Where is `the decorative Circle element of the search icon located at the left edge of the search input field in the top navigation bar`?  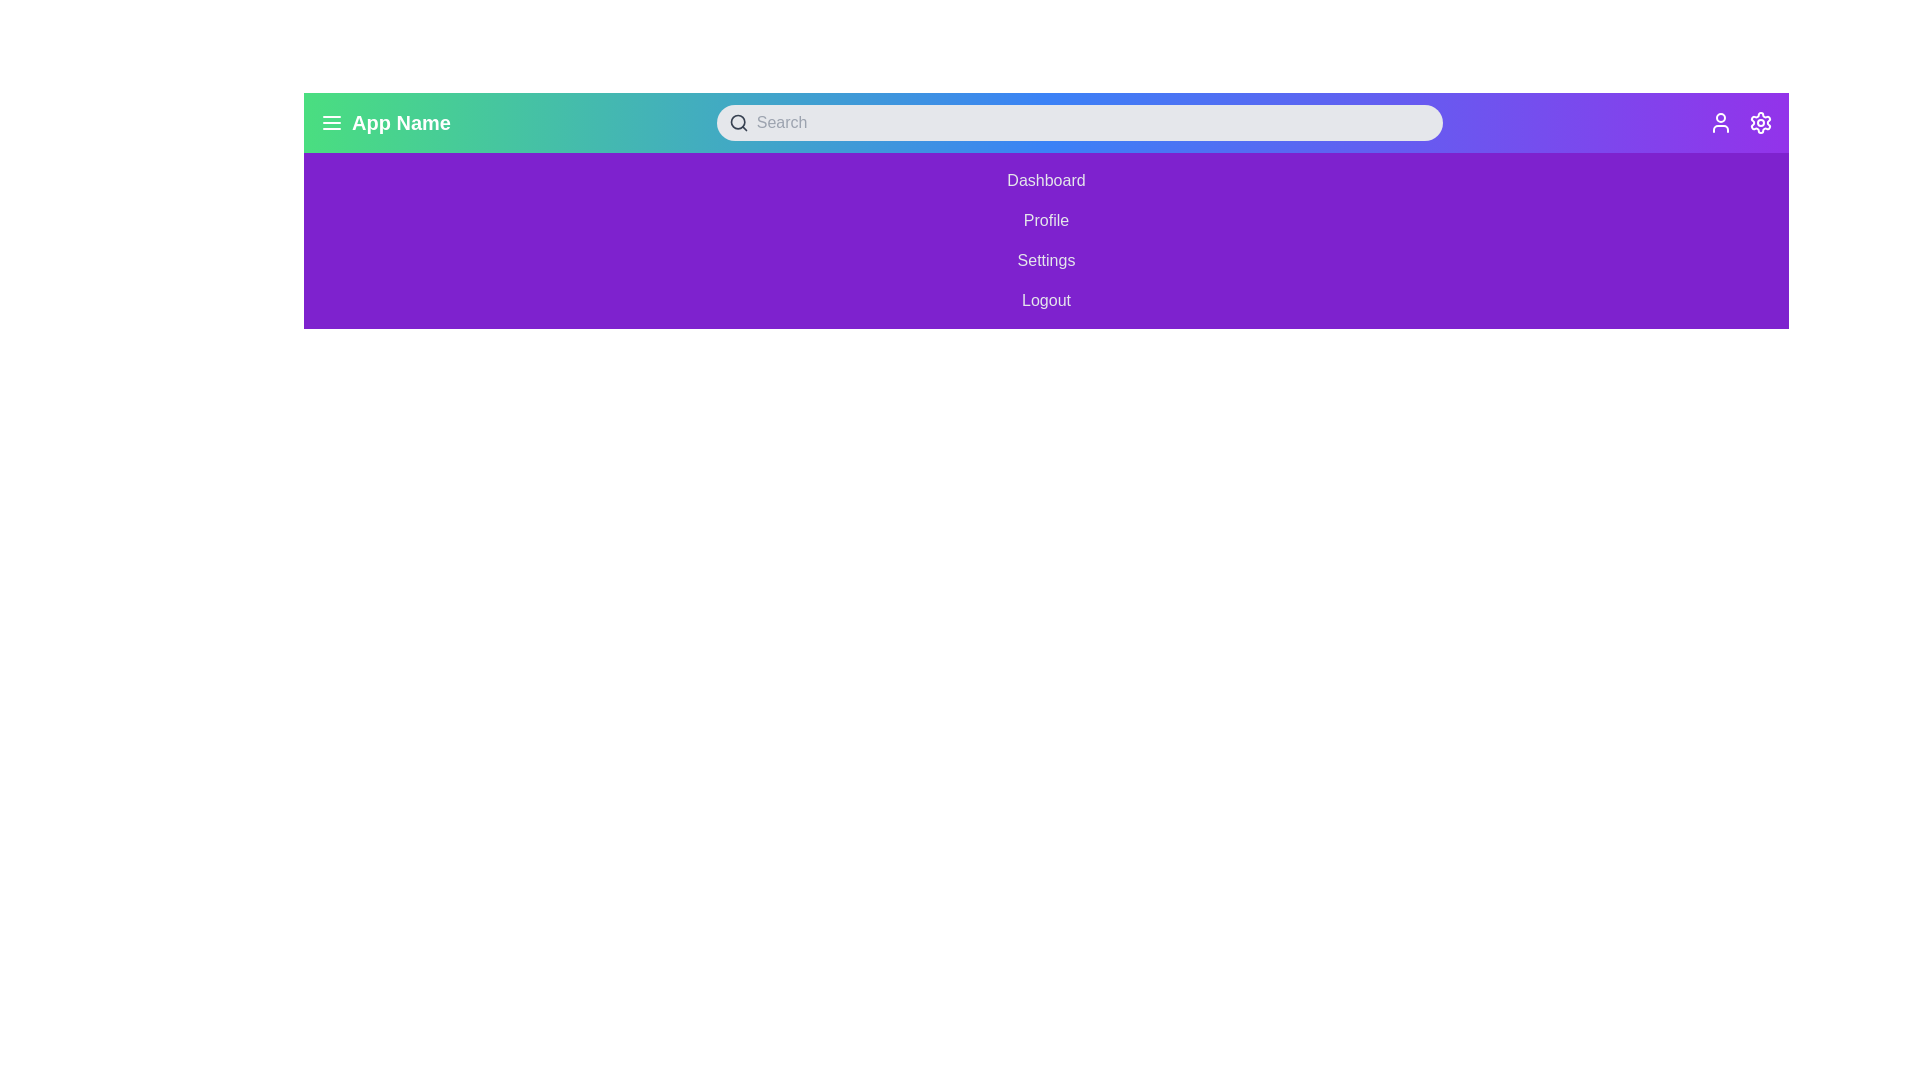
the decorative Circle element of the search icon located at the left edge of the search input field in the top navigation bar is located at coordinates (736, 122).